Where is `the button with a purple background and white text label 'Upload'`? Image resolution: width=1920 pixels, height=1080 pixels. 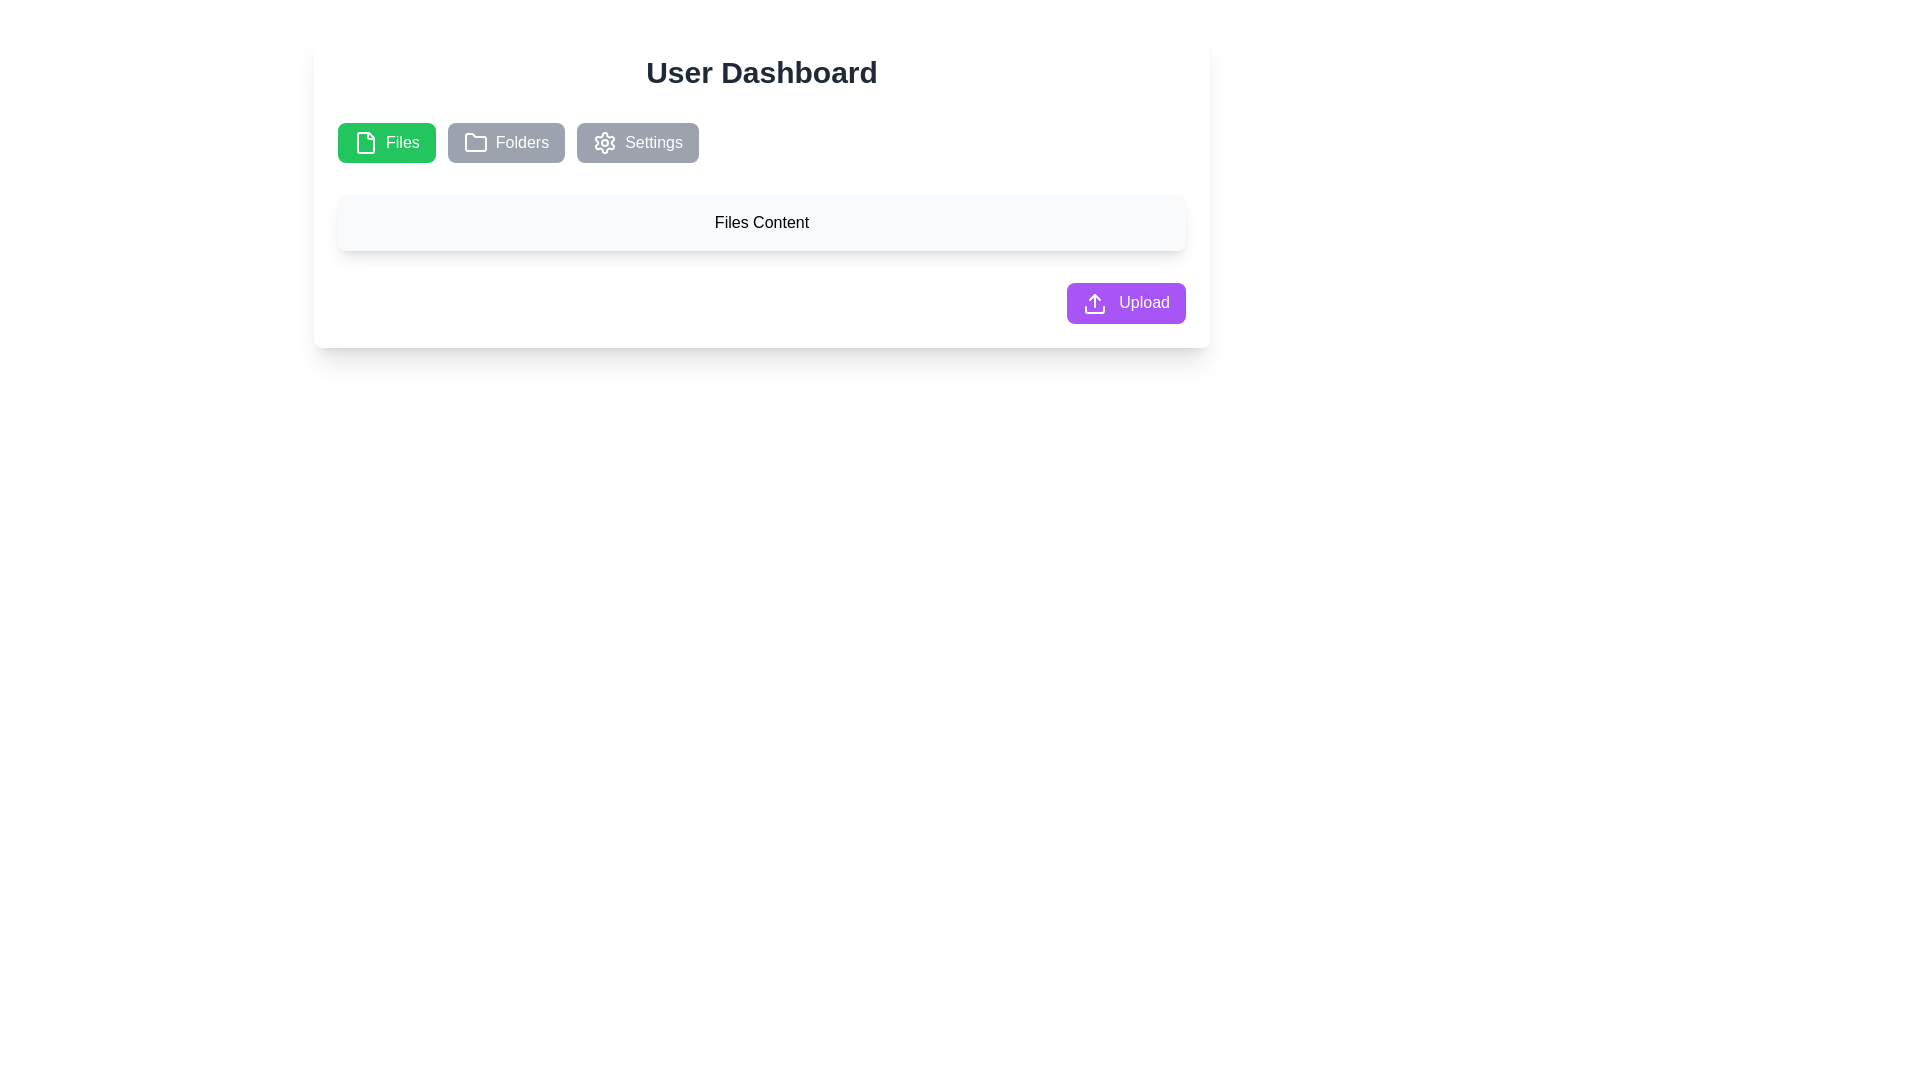 the button with a purple background and white text label 'Upload' is located at coordinates (1126, 303).